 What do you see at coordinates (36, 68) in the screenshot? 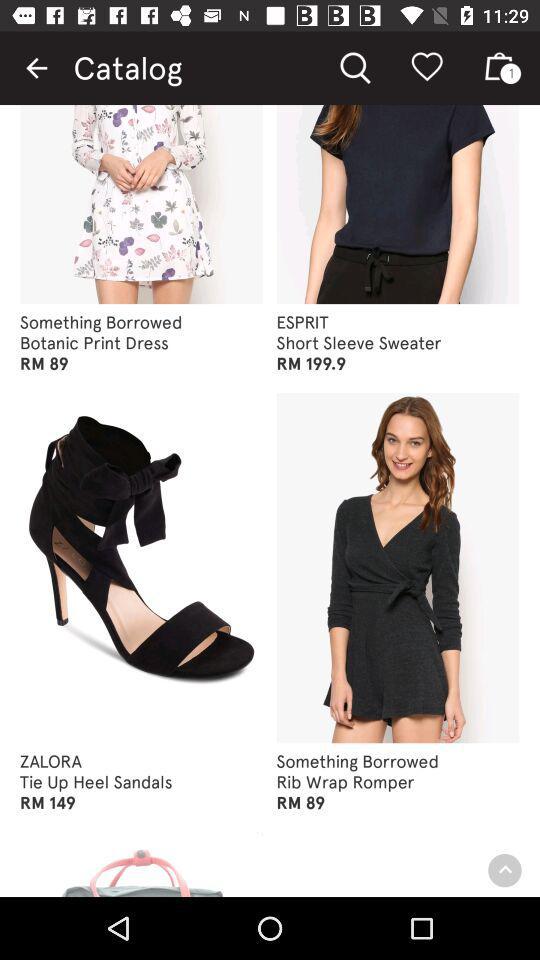
I see `the item next to catalog icon` at bounding box center [36, 68].